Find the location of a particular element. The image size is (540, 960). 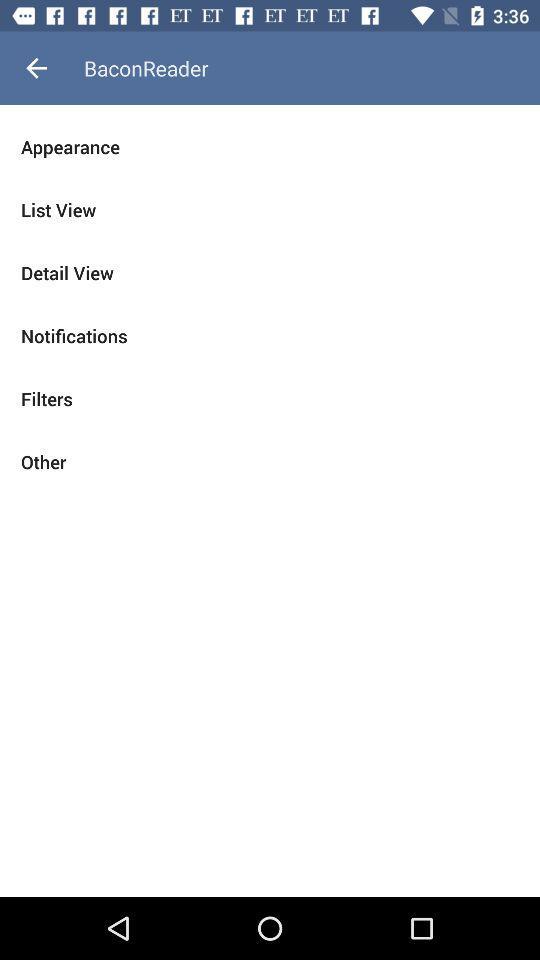

the other icon is located at coordinates (270, 462).